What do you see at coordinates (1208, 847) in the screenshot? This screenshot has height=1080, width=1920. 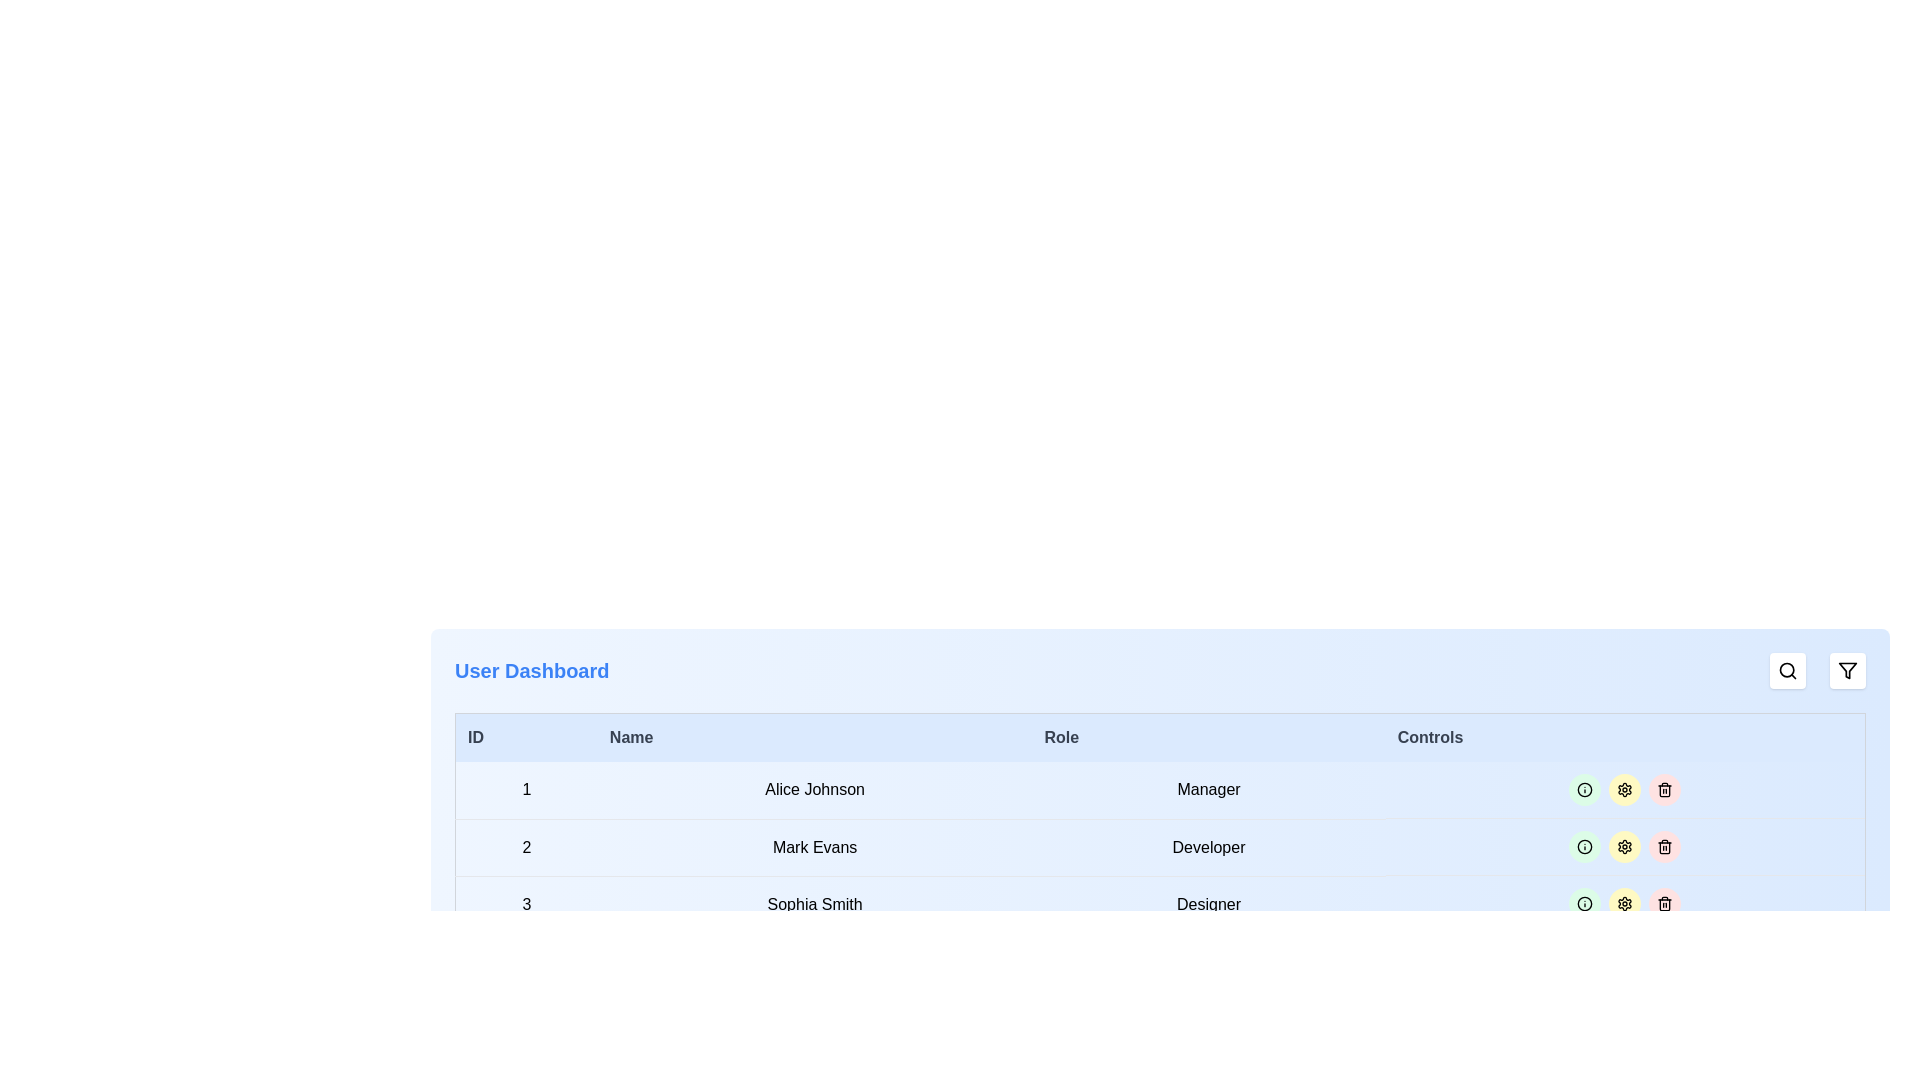 I see `the Static Text element displaying 'Developer' in the blue-themed table, located in the 'Role' column of the second row` at bounding box center [1208, 847].